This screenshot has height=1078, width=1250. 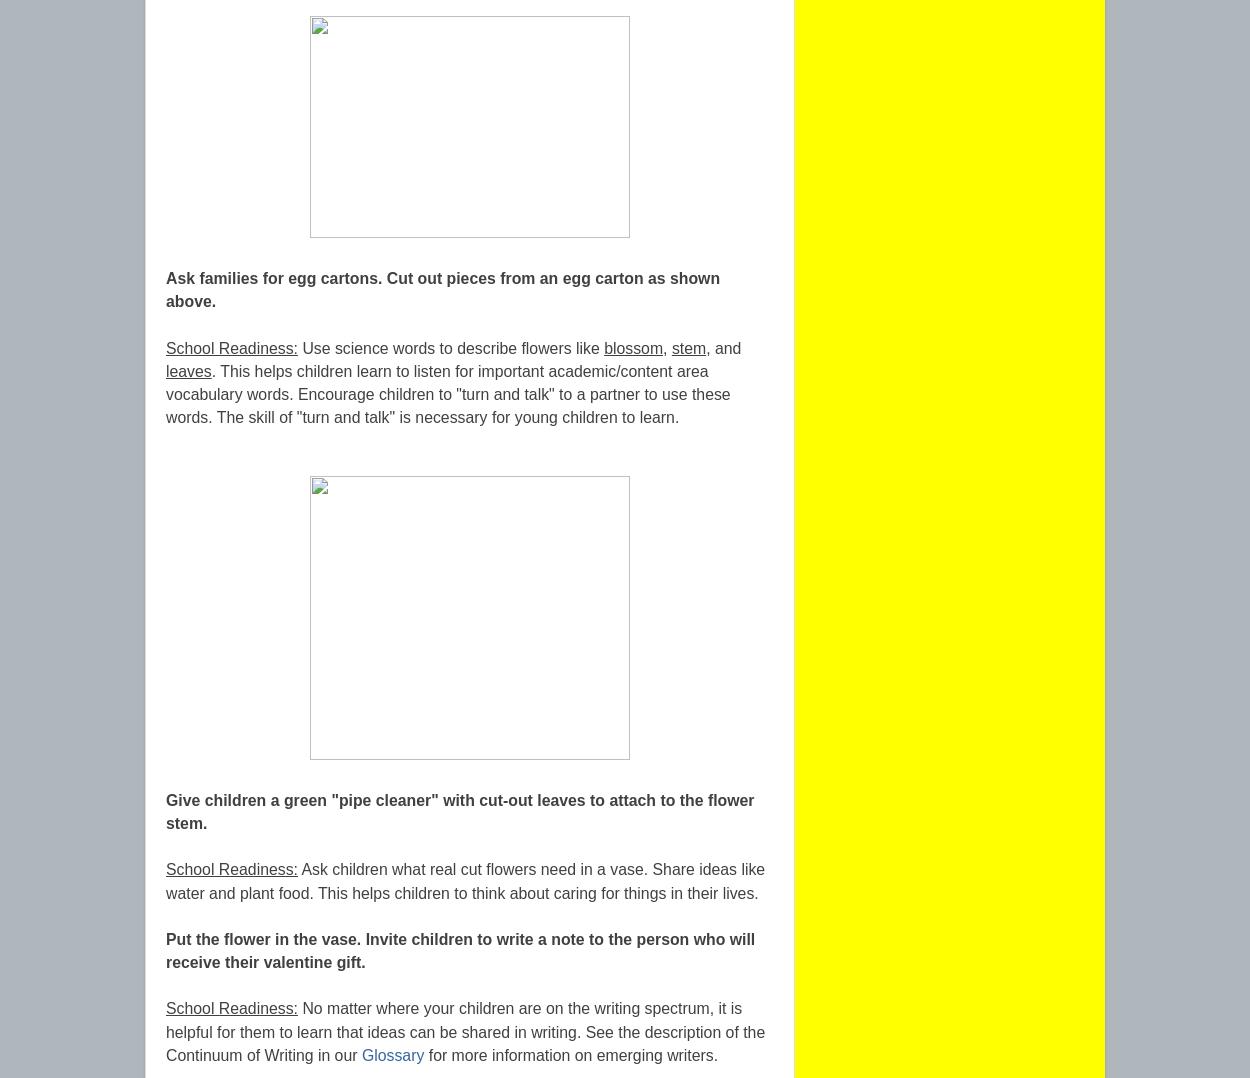 I want to click on 'blossom', so click(x=633, y=346).